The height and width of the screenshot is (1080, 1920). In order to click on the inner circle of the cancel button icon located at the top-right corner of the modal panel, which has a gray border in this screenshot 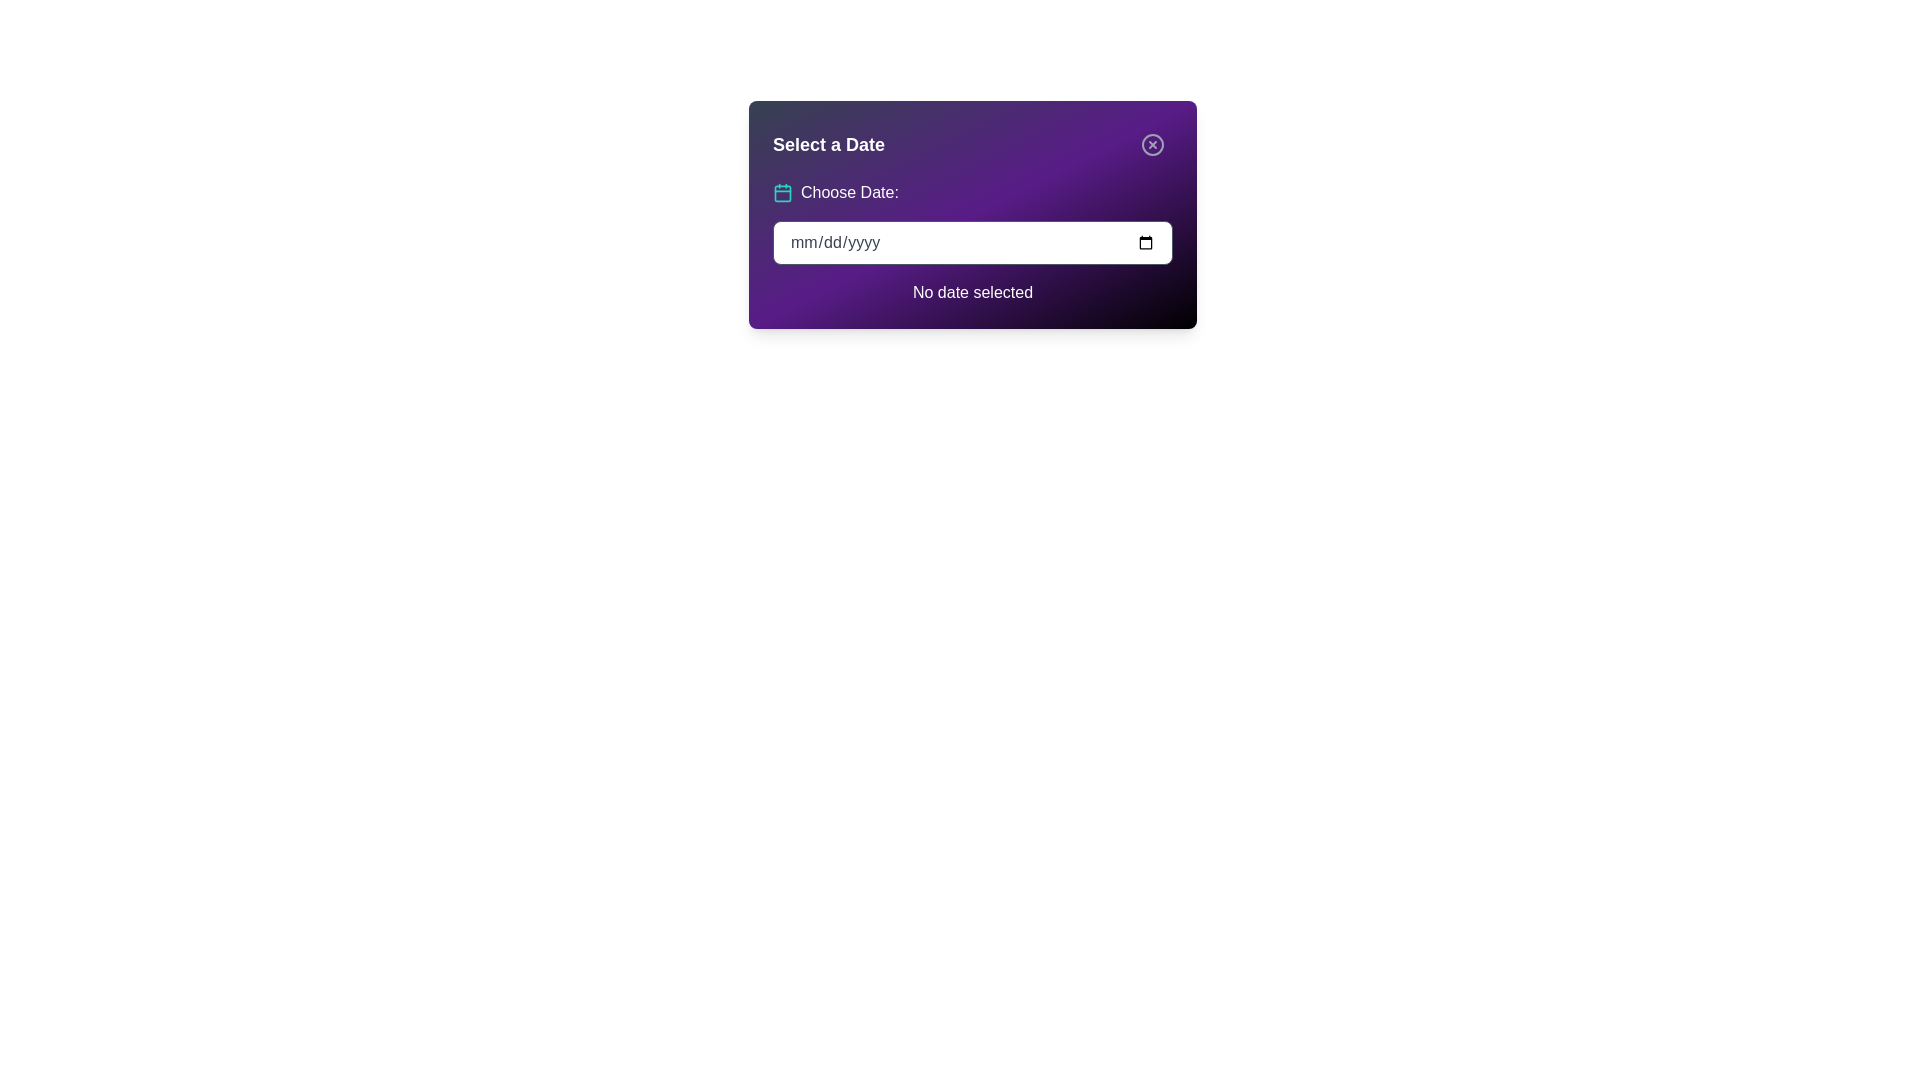, I will do `click(1152, 144)`.